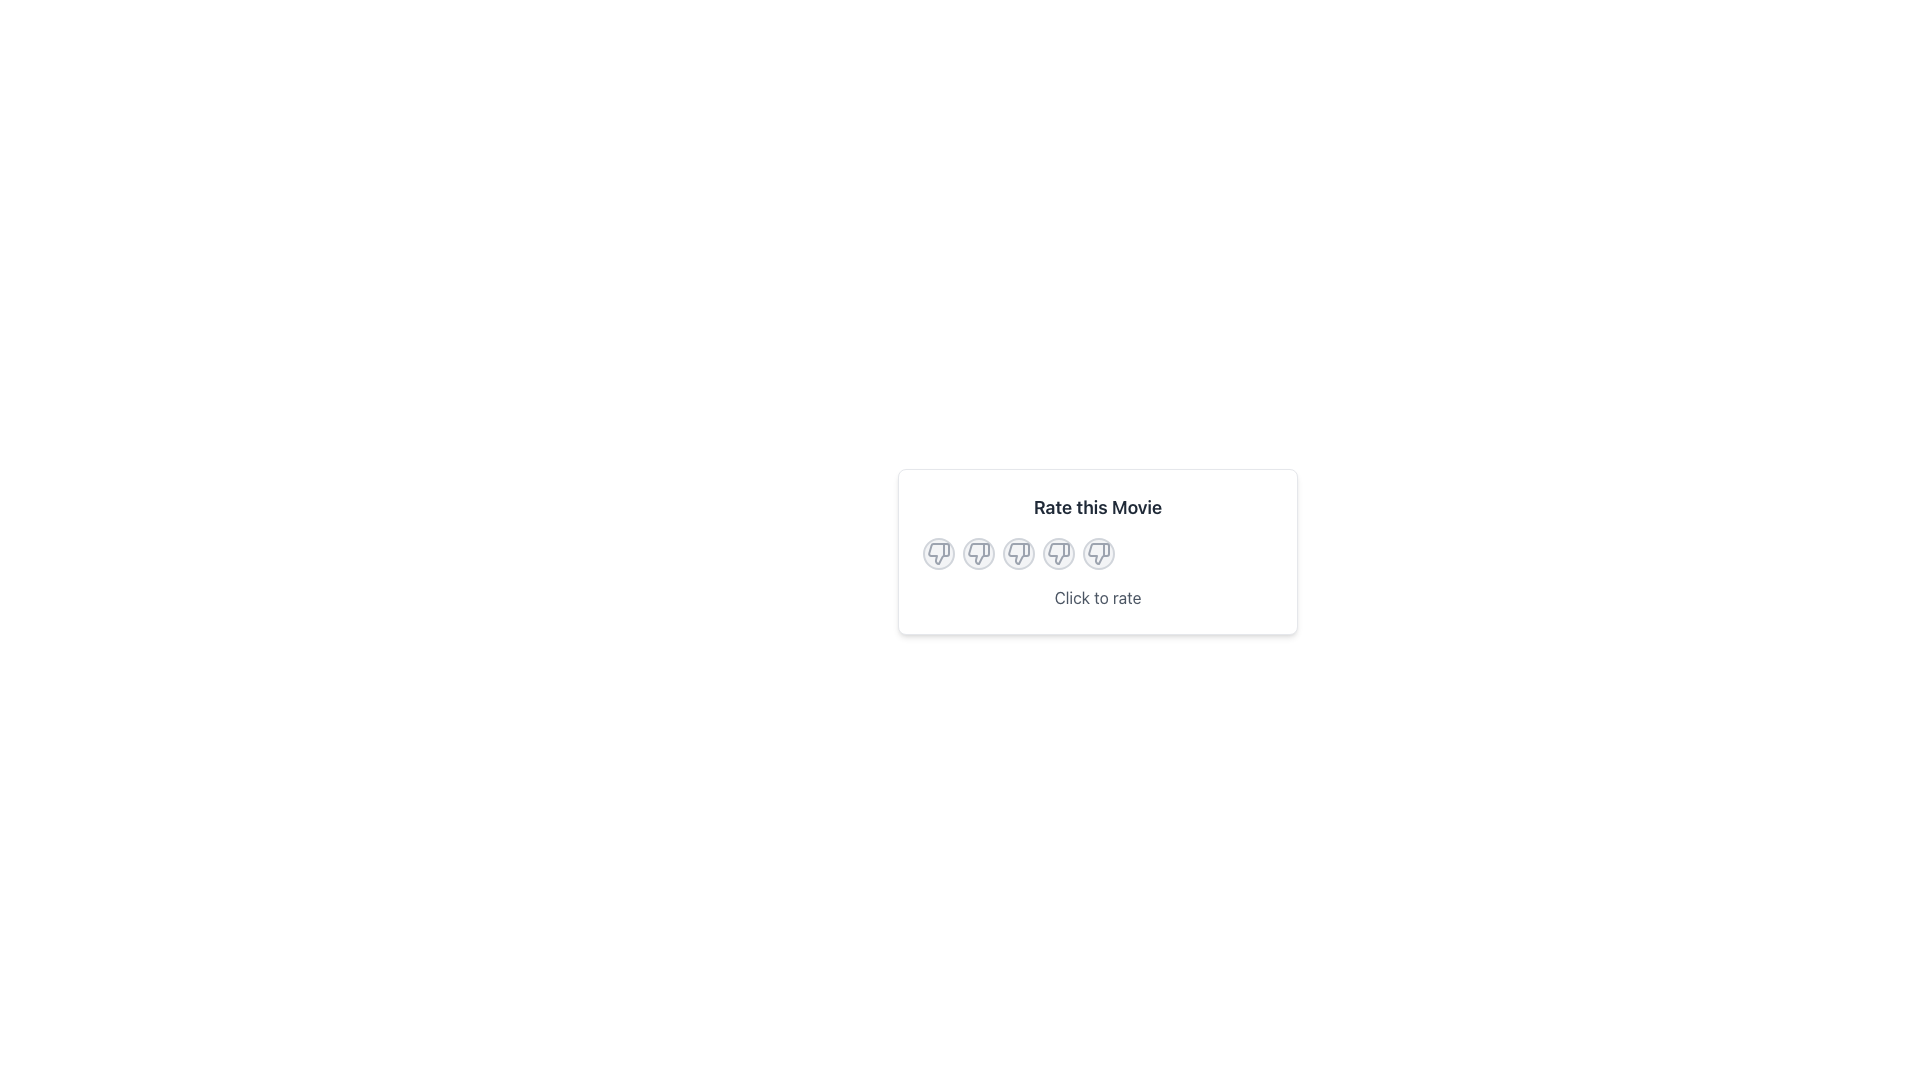 This screenshot has width=1920, height=1080. Describe the element at coordinates (1098, 554) in the screenshot. I see `the fifth thumbs-down SVG graphic icon located at the bottom right of the interface` at that location.